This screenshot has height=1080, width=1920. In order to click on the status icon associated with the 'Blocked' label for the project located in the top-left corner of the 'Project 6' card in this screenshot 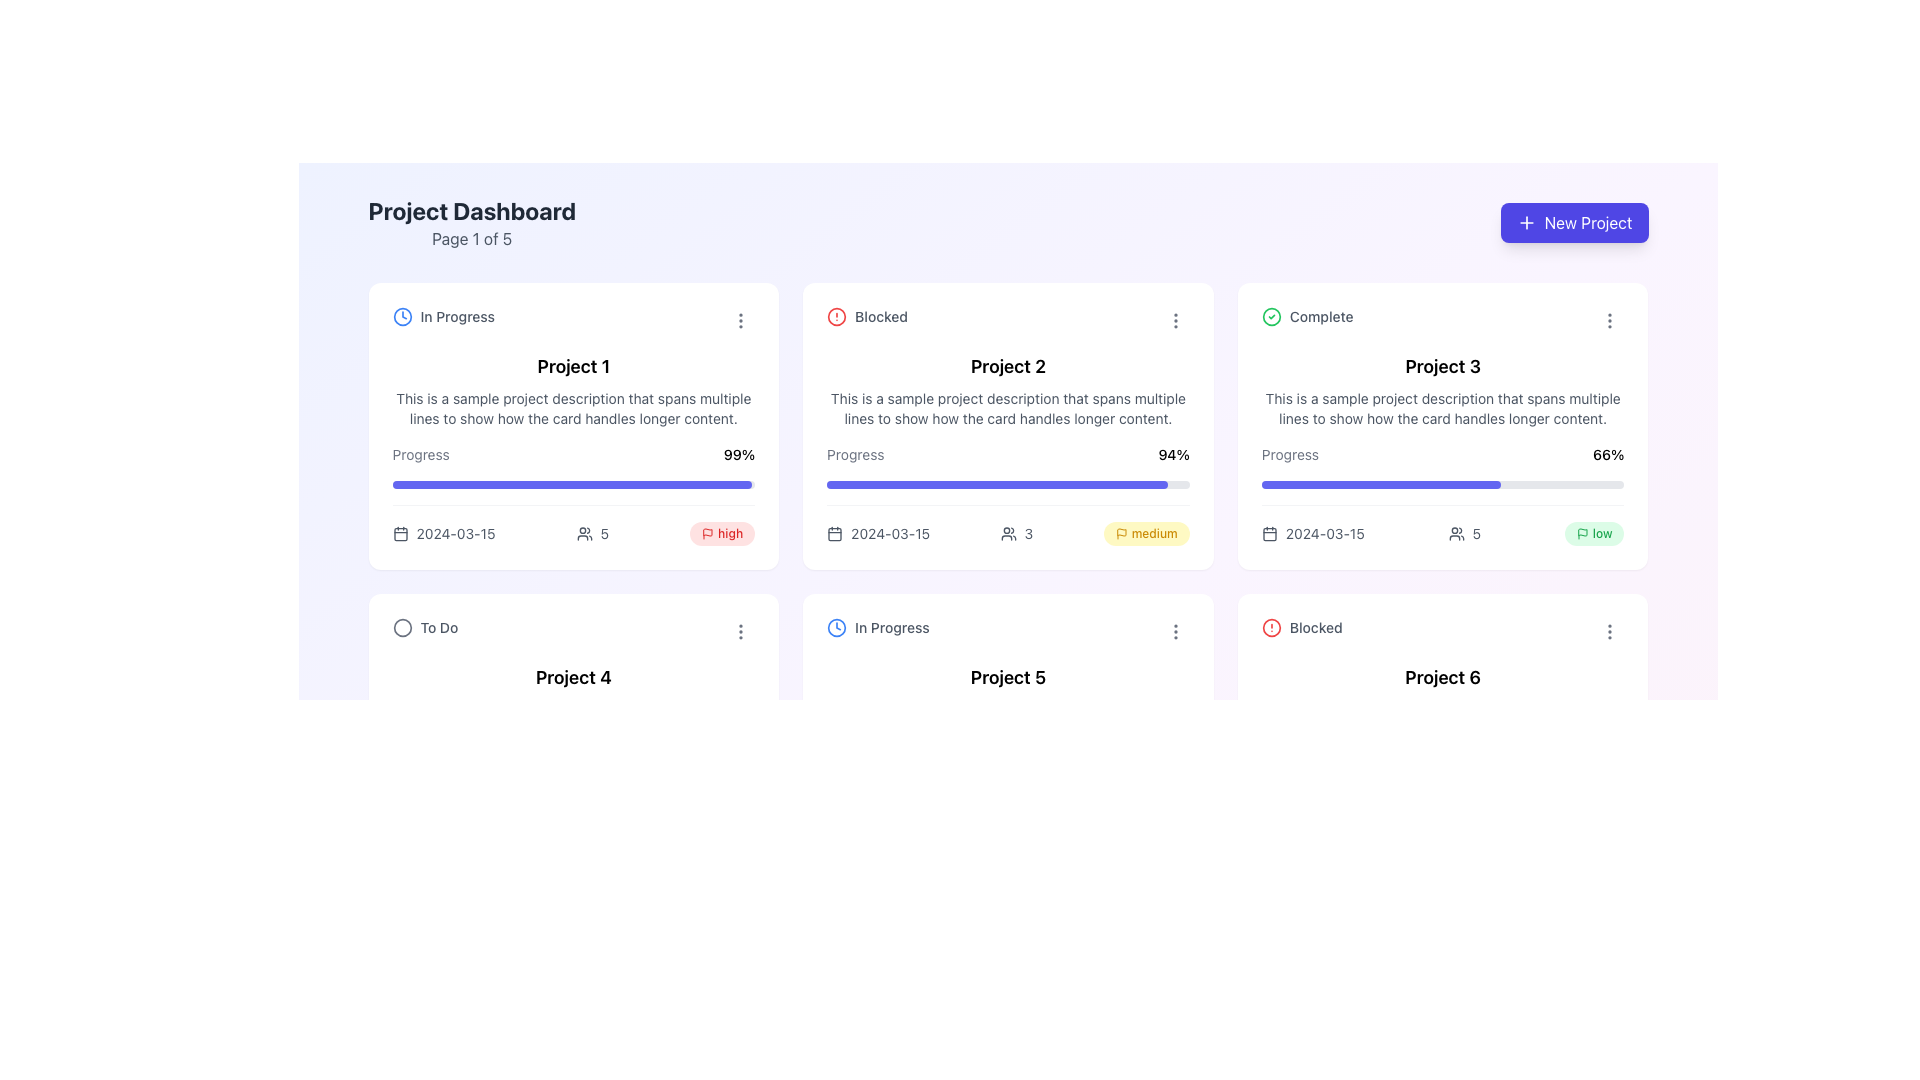, I will do `click(1443, 632)`.